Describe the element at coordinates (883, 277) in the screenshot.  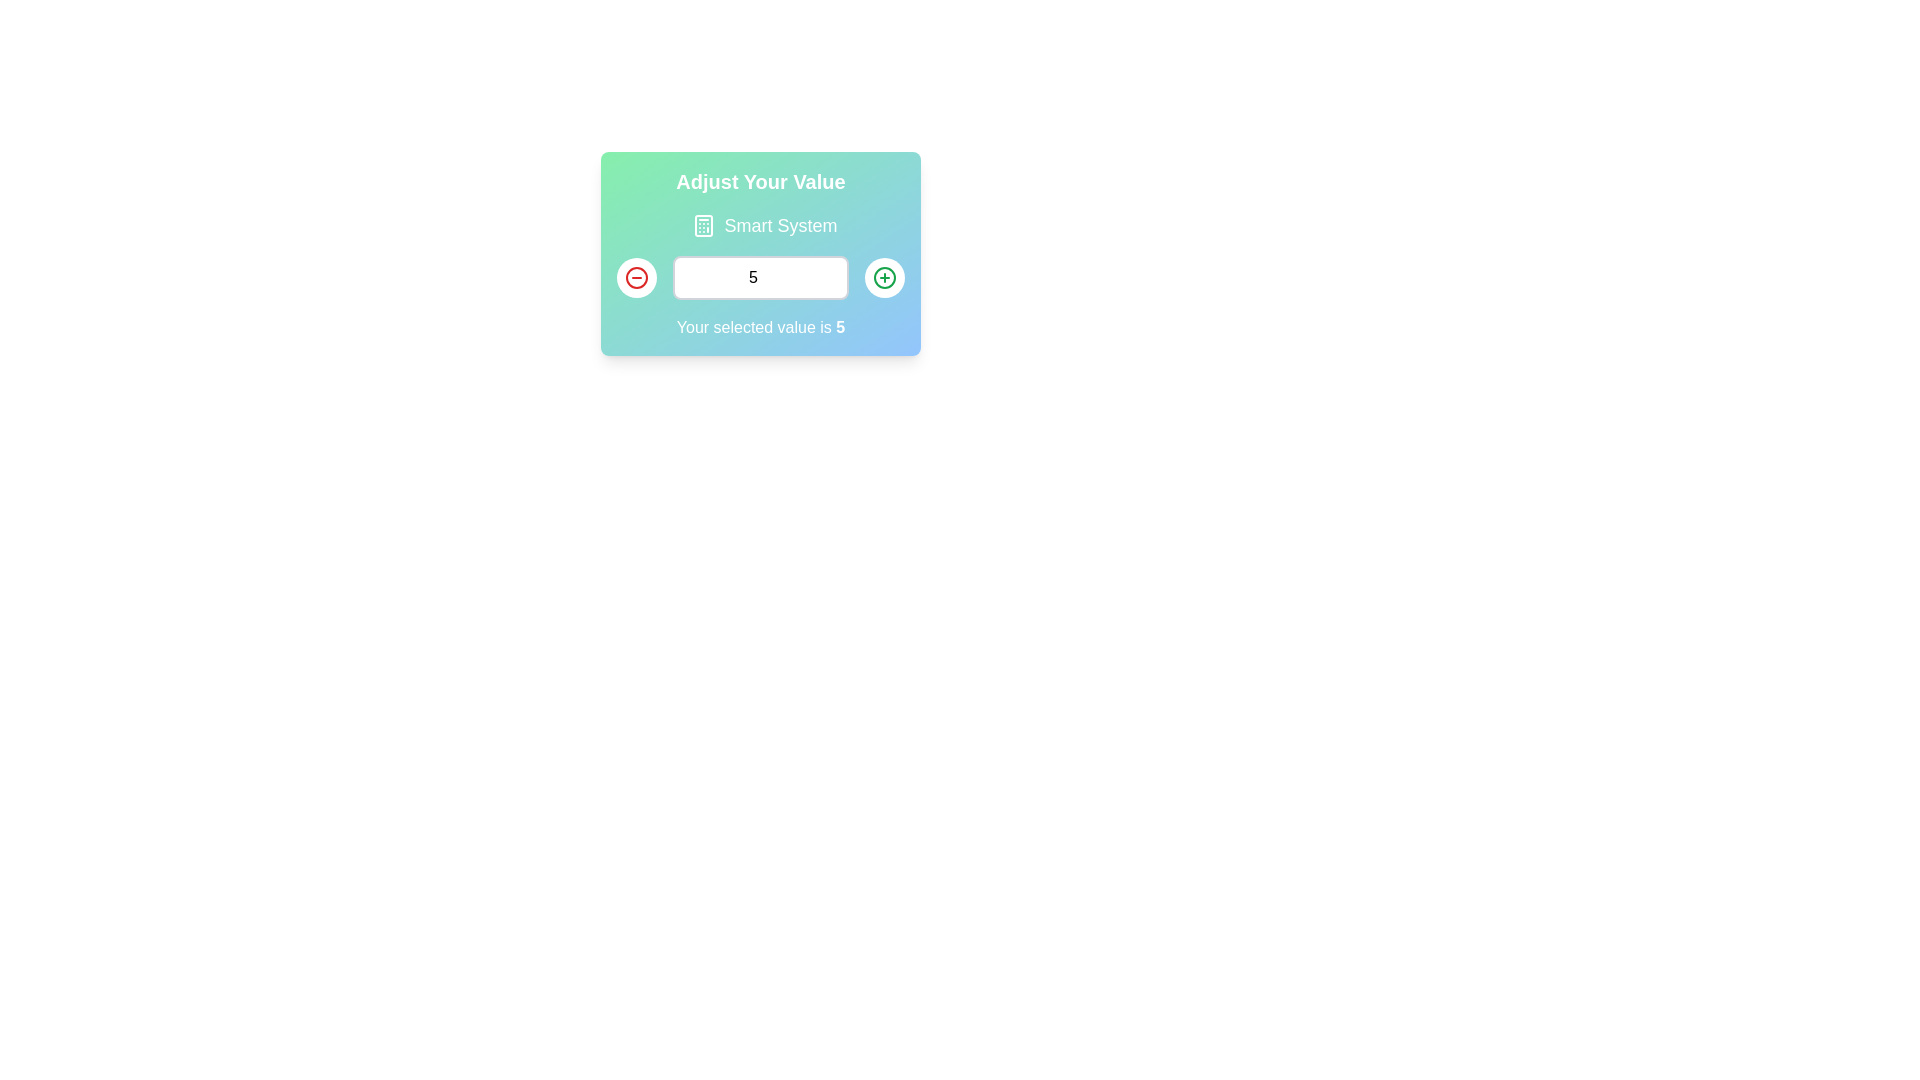
I see `the circular boundary of the plus-circle icon, which is part of the control for adding or increasing values` at that location.